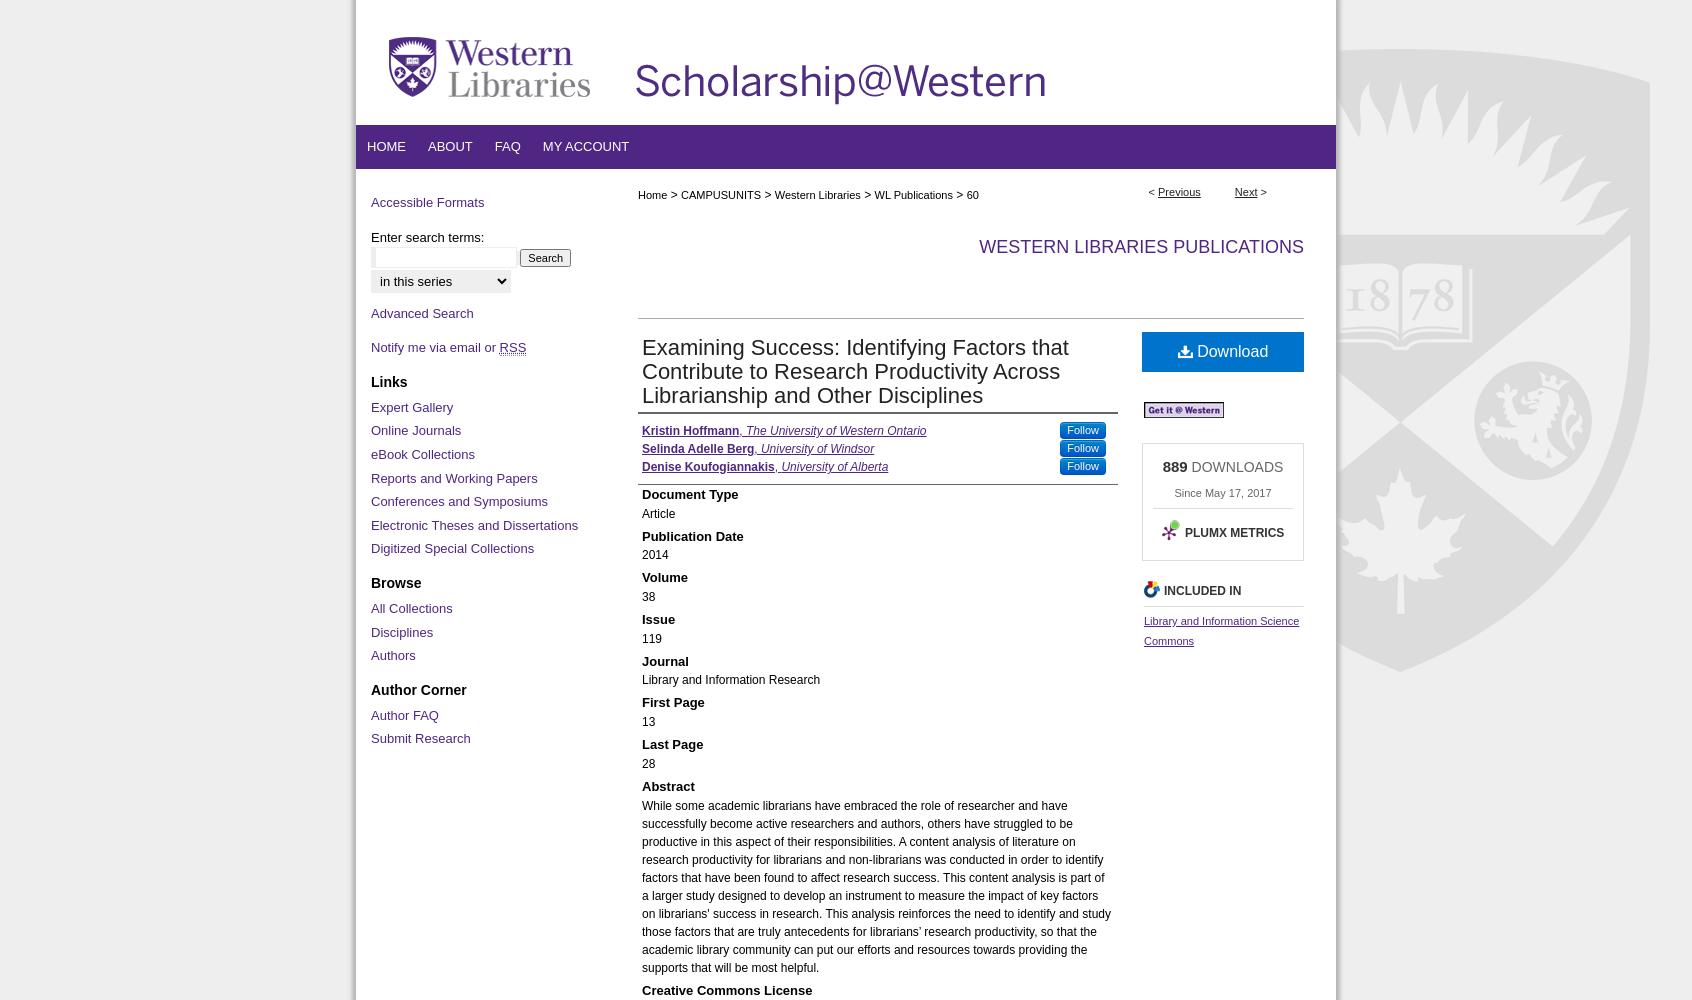  Describe the element at coordinates (411, 606) in the screenshot. I see `'All Collections'` at that location.